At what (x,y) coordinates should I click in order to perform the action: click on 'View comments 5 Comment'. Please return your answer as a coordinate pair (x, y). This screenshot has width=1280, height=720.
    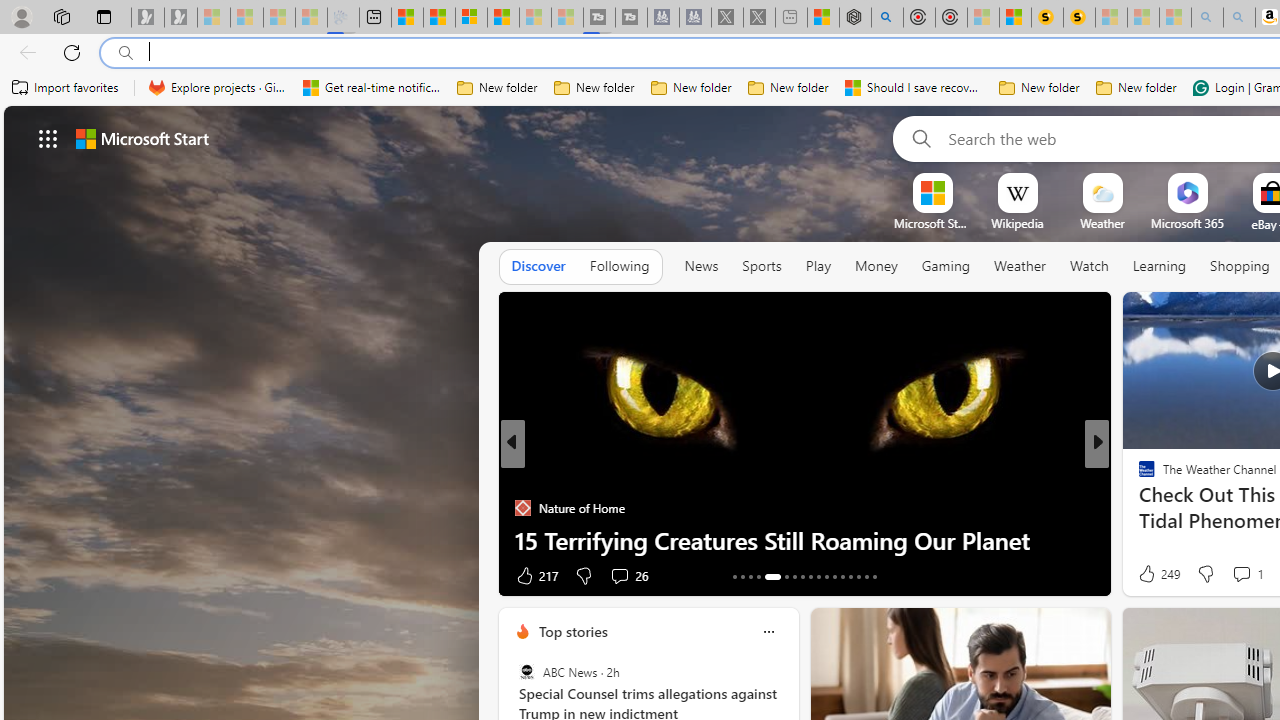
    Looking at the image, I should click on (1234, 575).